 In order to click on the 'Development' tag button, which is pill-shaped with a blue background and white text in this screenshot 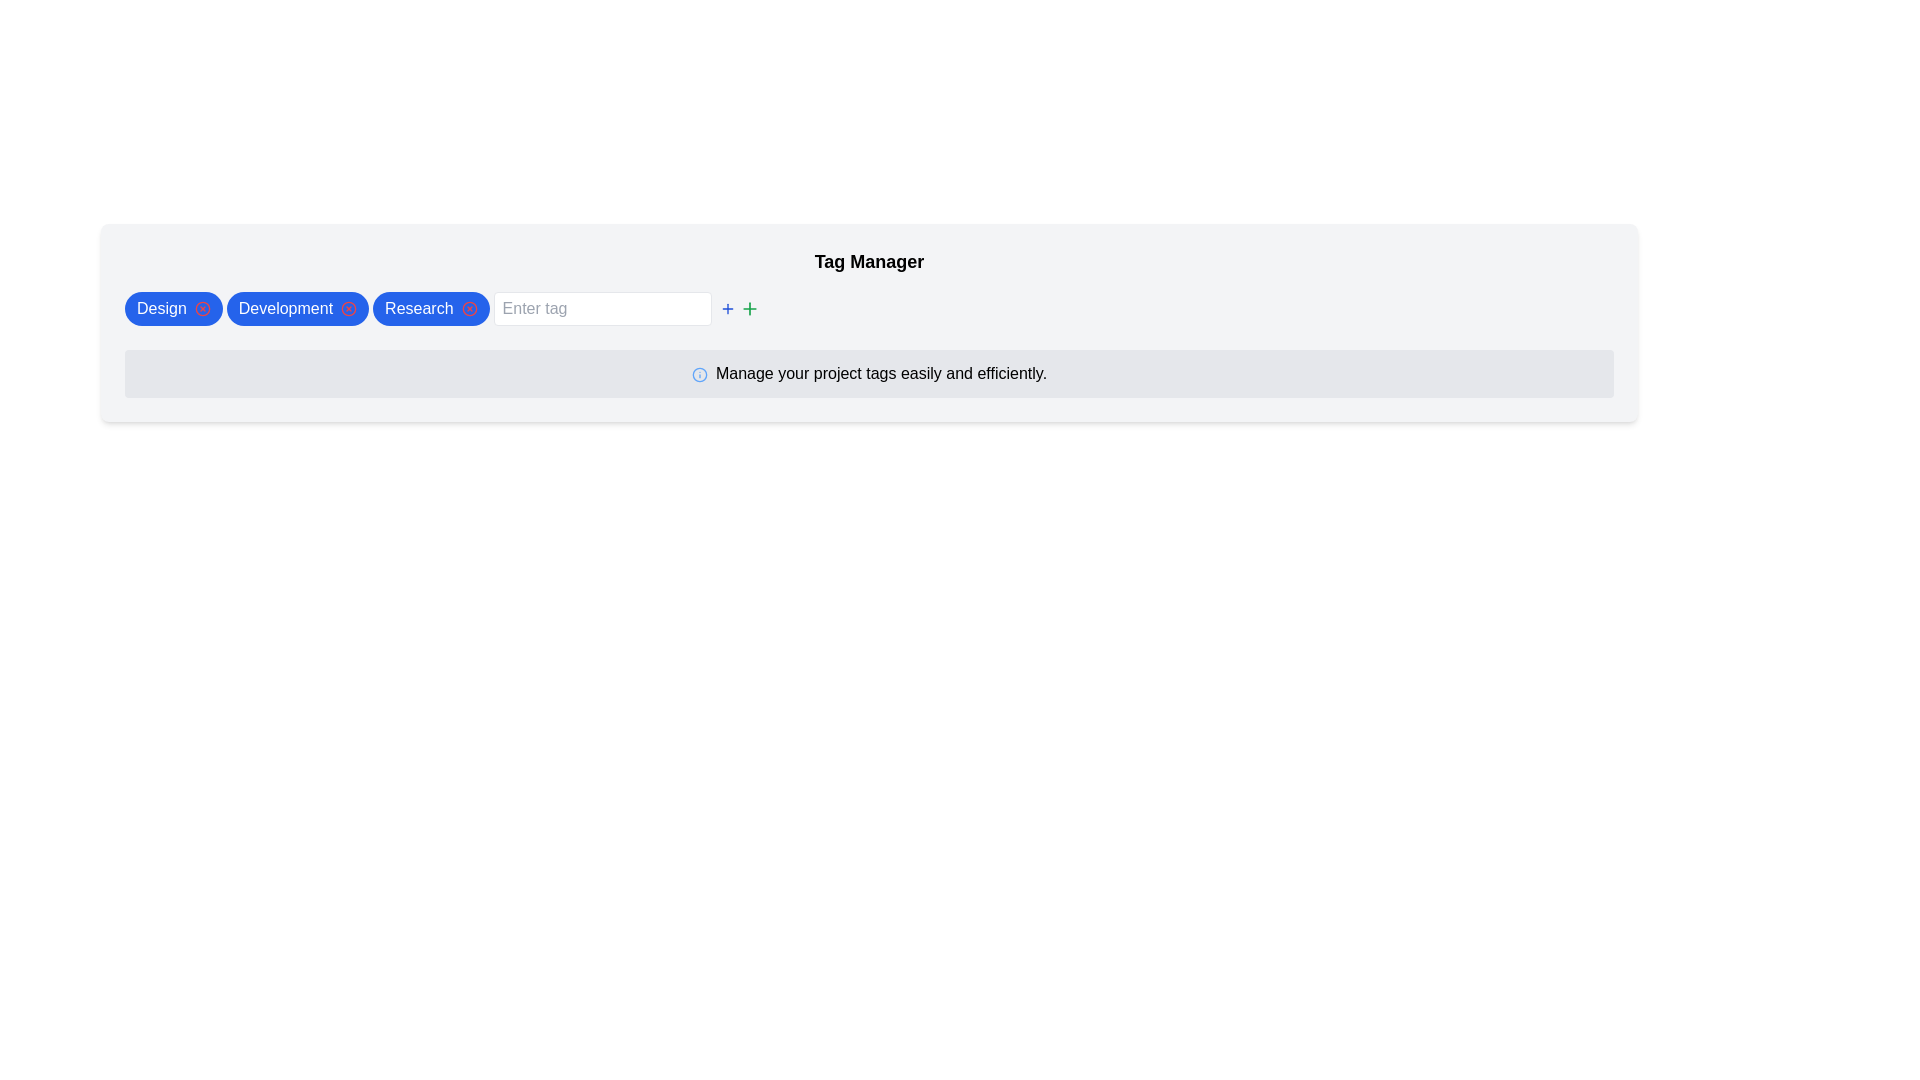, I will do `click(296, 308)`.